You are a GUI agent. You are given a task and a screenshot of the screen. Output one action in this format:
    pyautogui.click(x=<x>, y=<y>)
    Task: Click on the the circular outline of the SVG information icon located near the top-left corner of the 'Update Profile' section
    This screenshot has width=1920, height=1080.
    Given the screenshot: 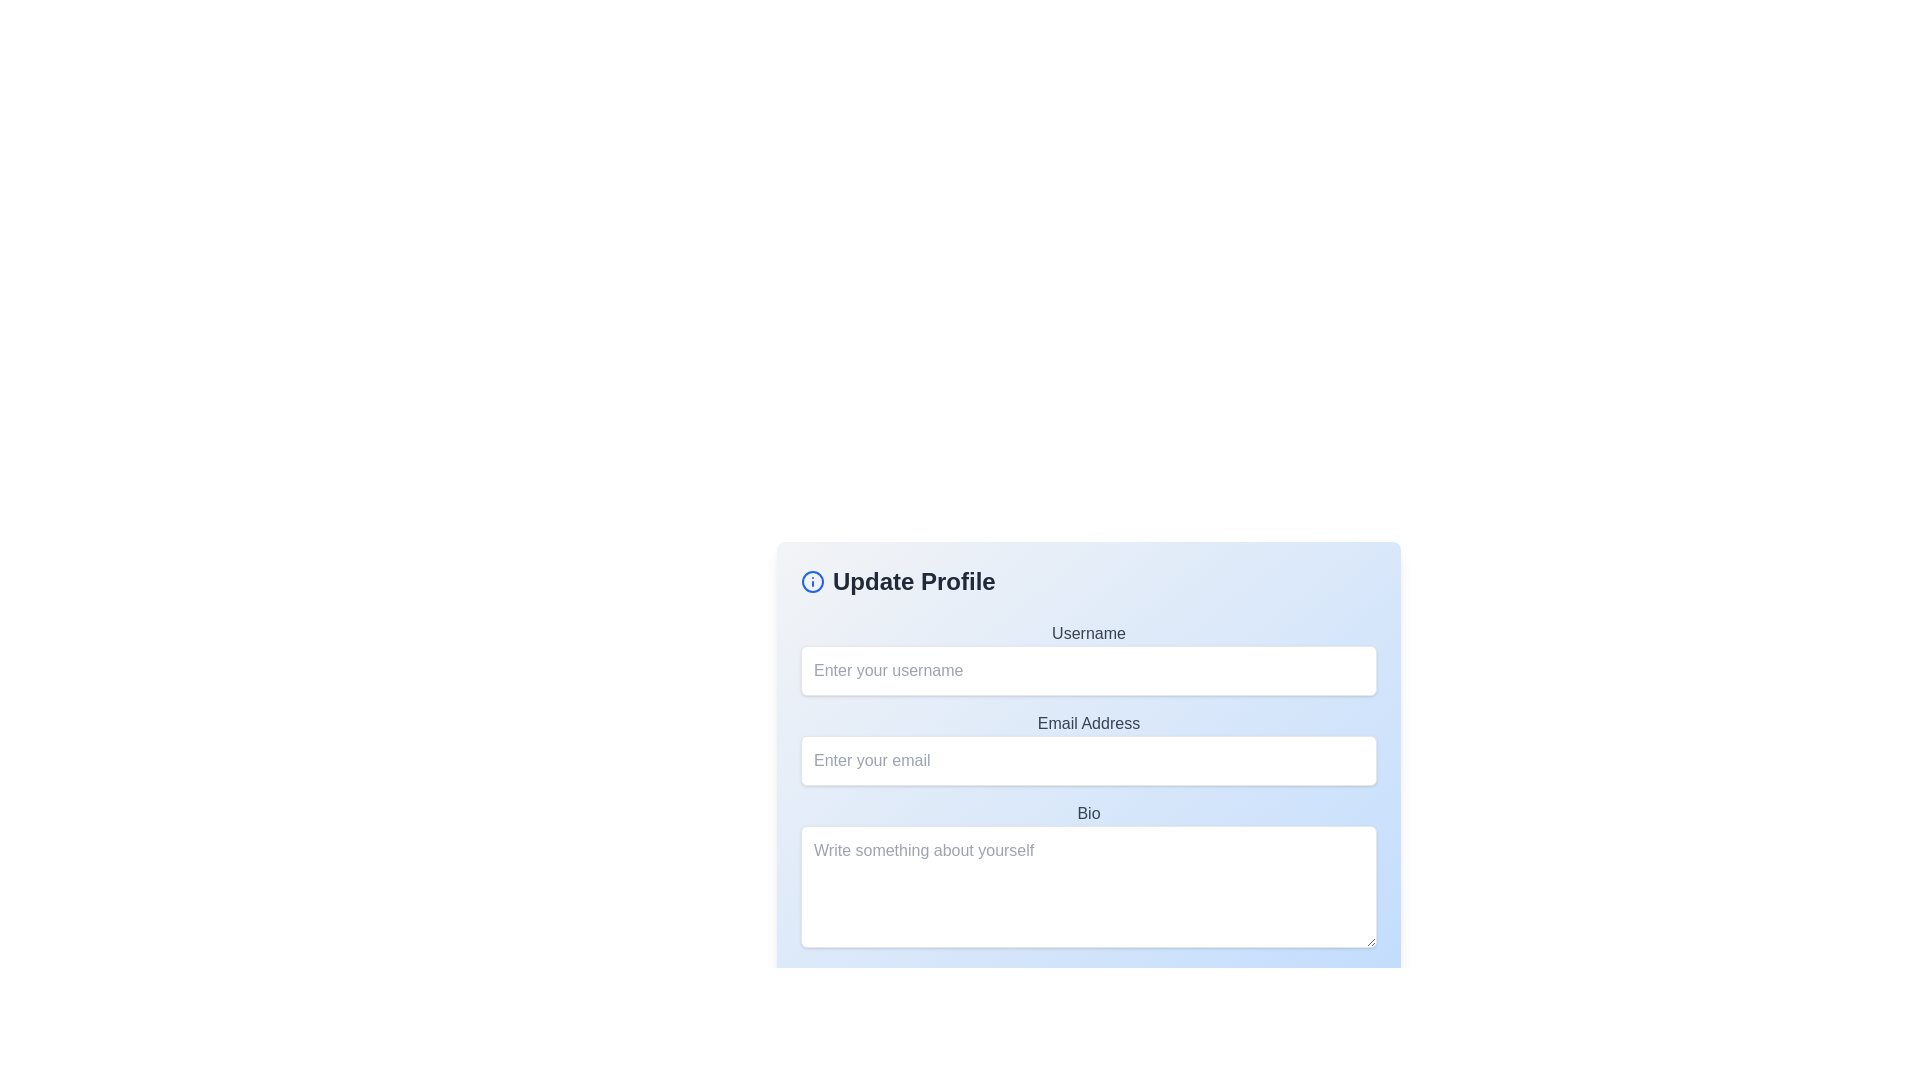 What is the action you would take?
    pyautogui.click(x=812, y=582)
    